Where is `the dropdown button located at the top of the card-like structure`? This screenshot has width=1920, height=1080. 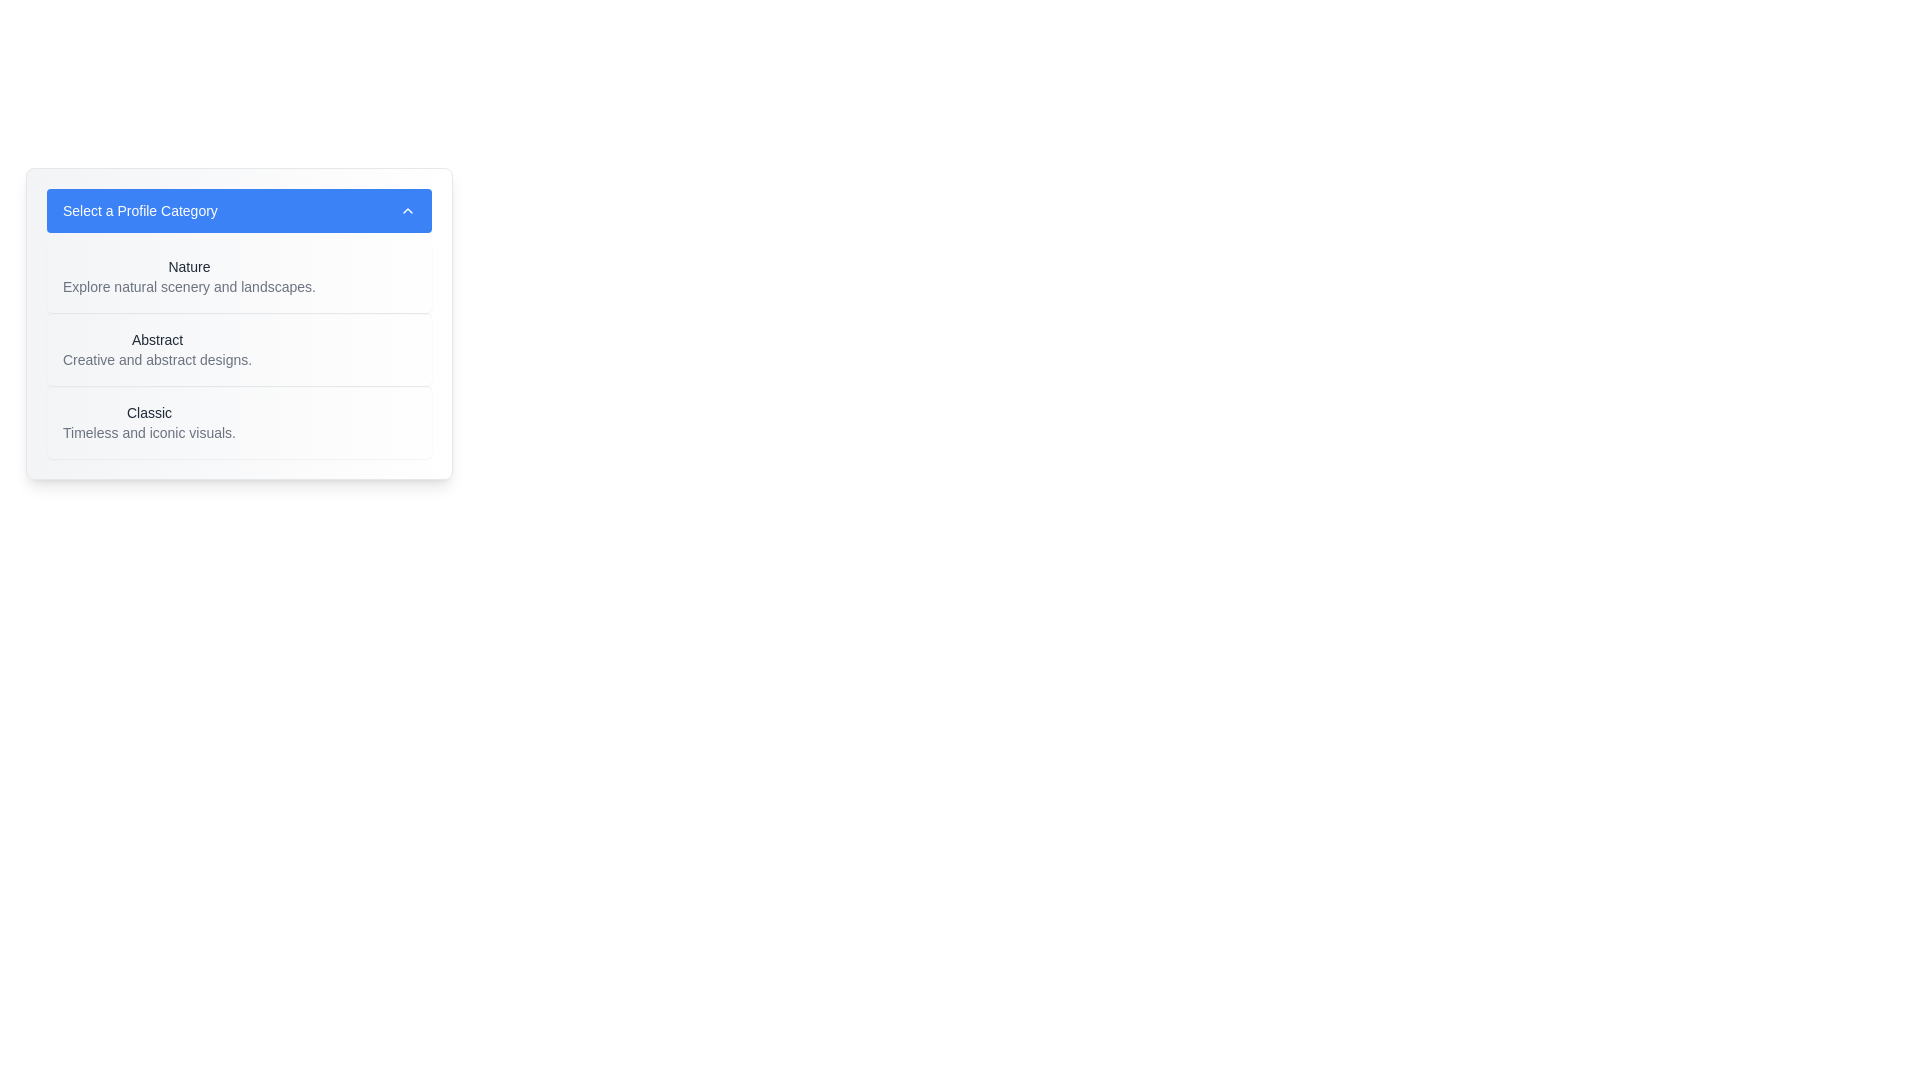 the dropdown button located at the top of the card-like structure is located at coordinates (239, 211).